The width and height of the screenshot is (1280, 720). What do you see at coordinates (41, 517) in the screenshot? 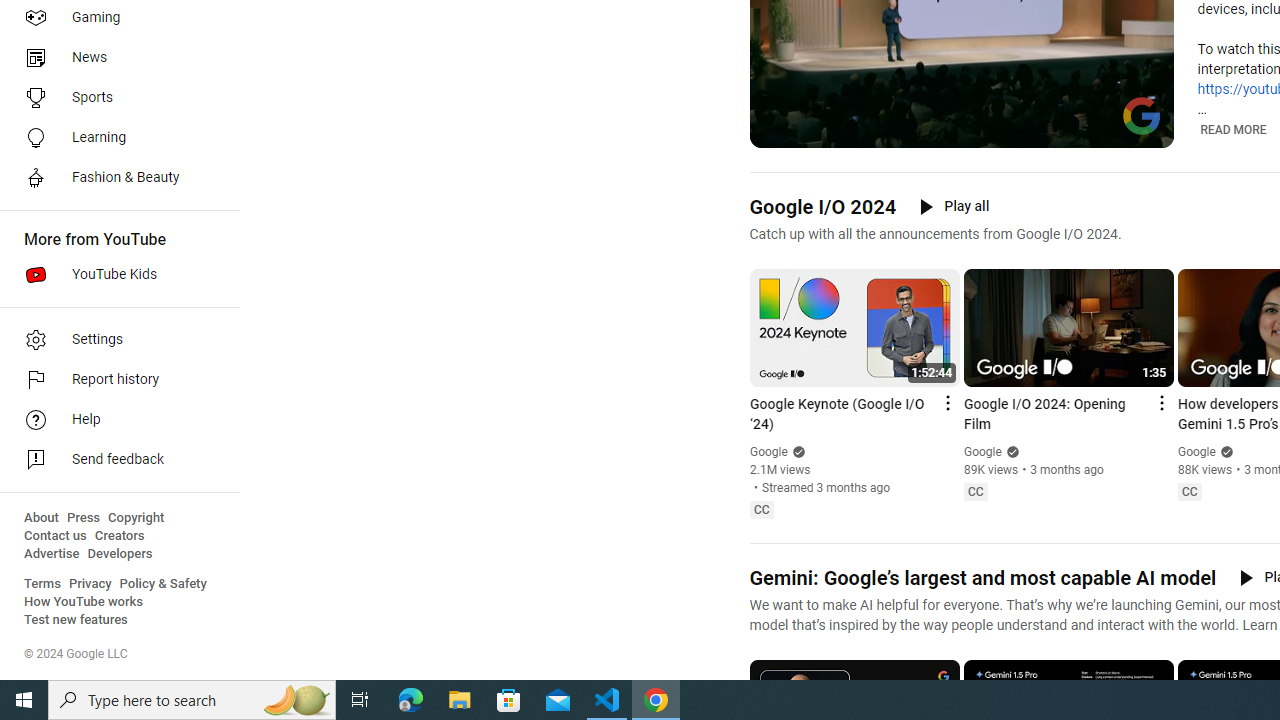
I see `'About'` at bounding box center [41, 517].